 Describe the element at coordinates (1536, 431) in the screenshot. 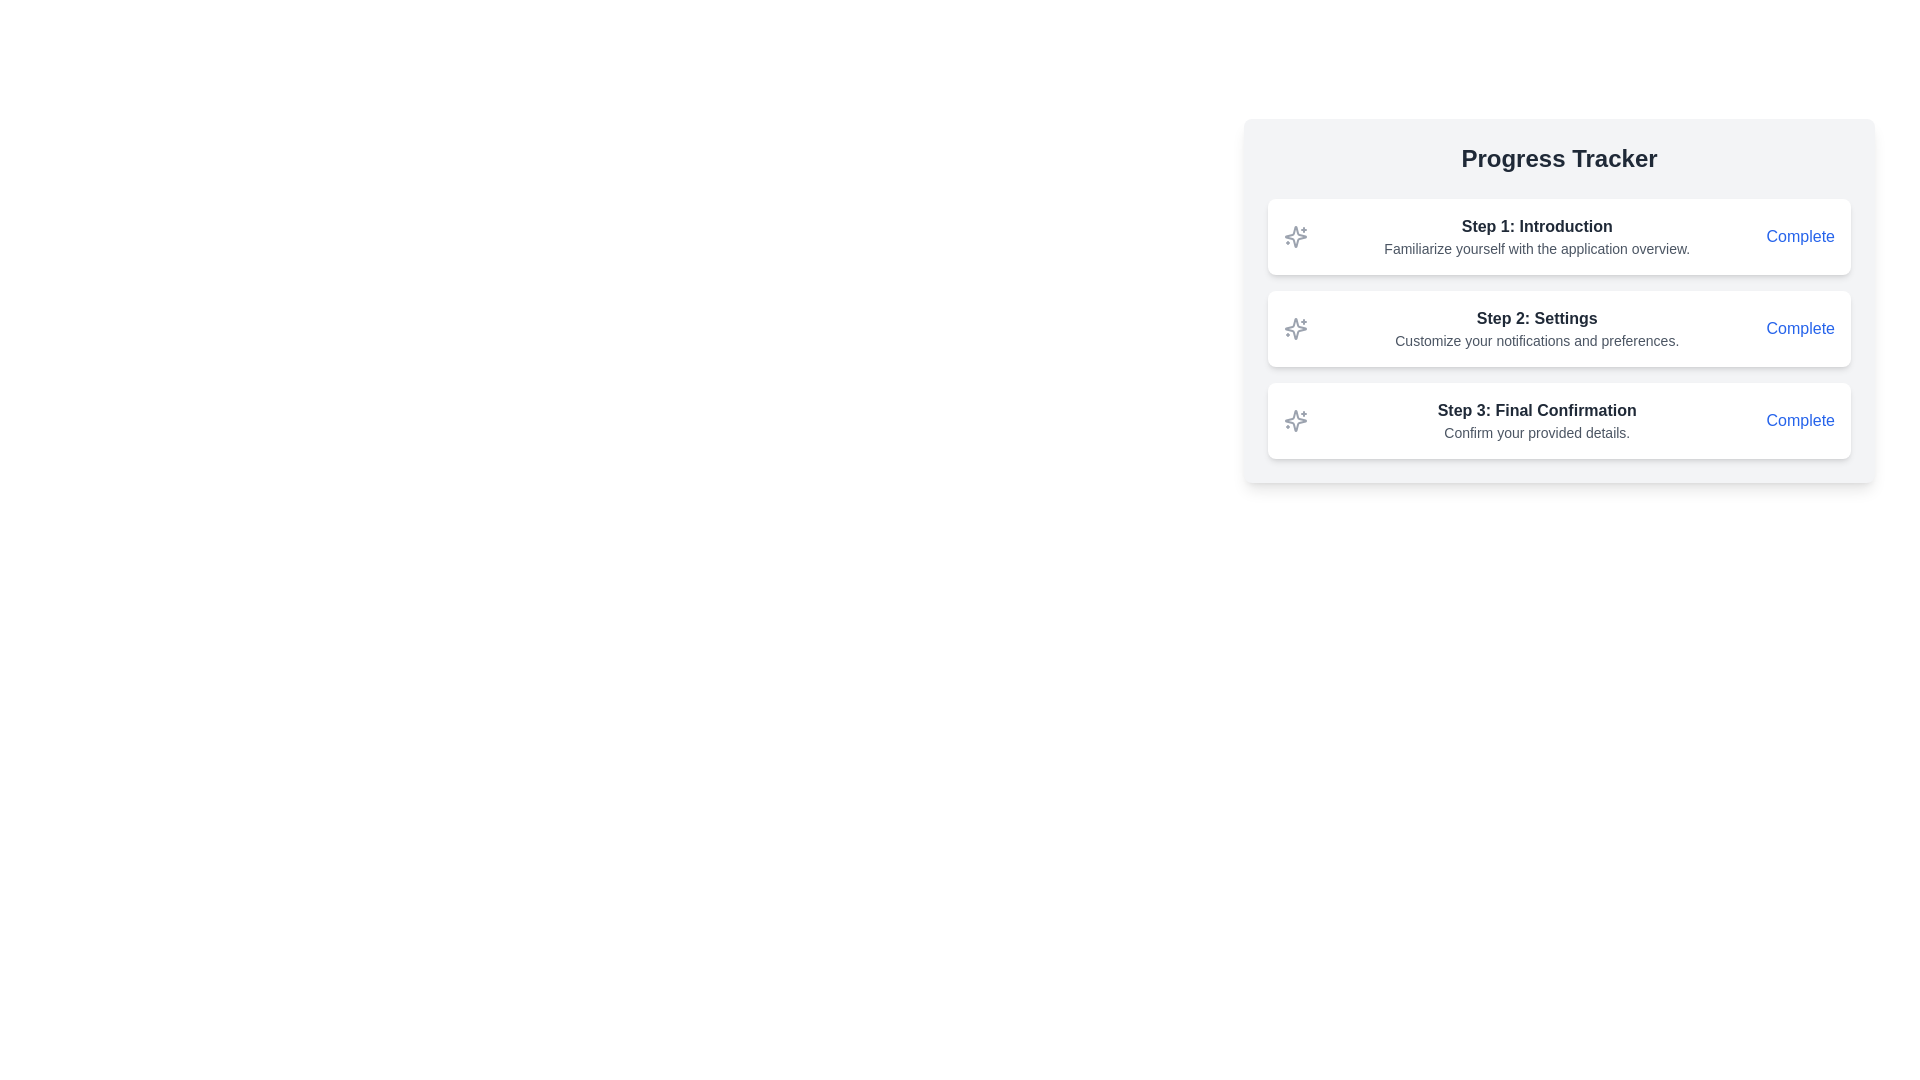

I see `text content of the label located directly underneath the bold title 'Step 3: Final Confirmation' in the 'Progress Tracker' interface` at that location.